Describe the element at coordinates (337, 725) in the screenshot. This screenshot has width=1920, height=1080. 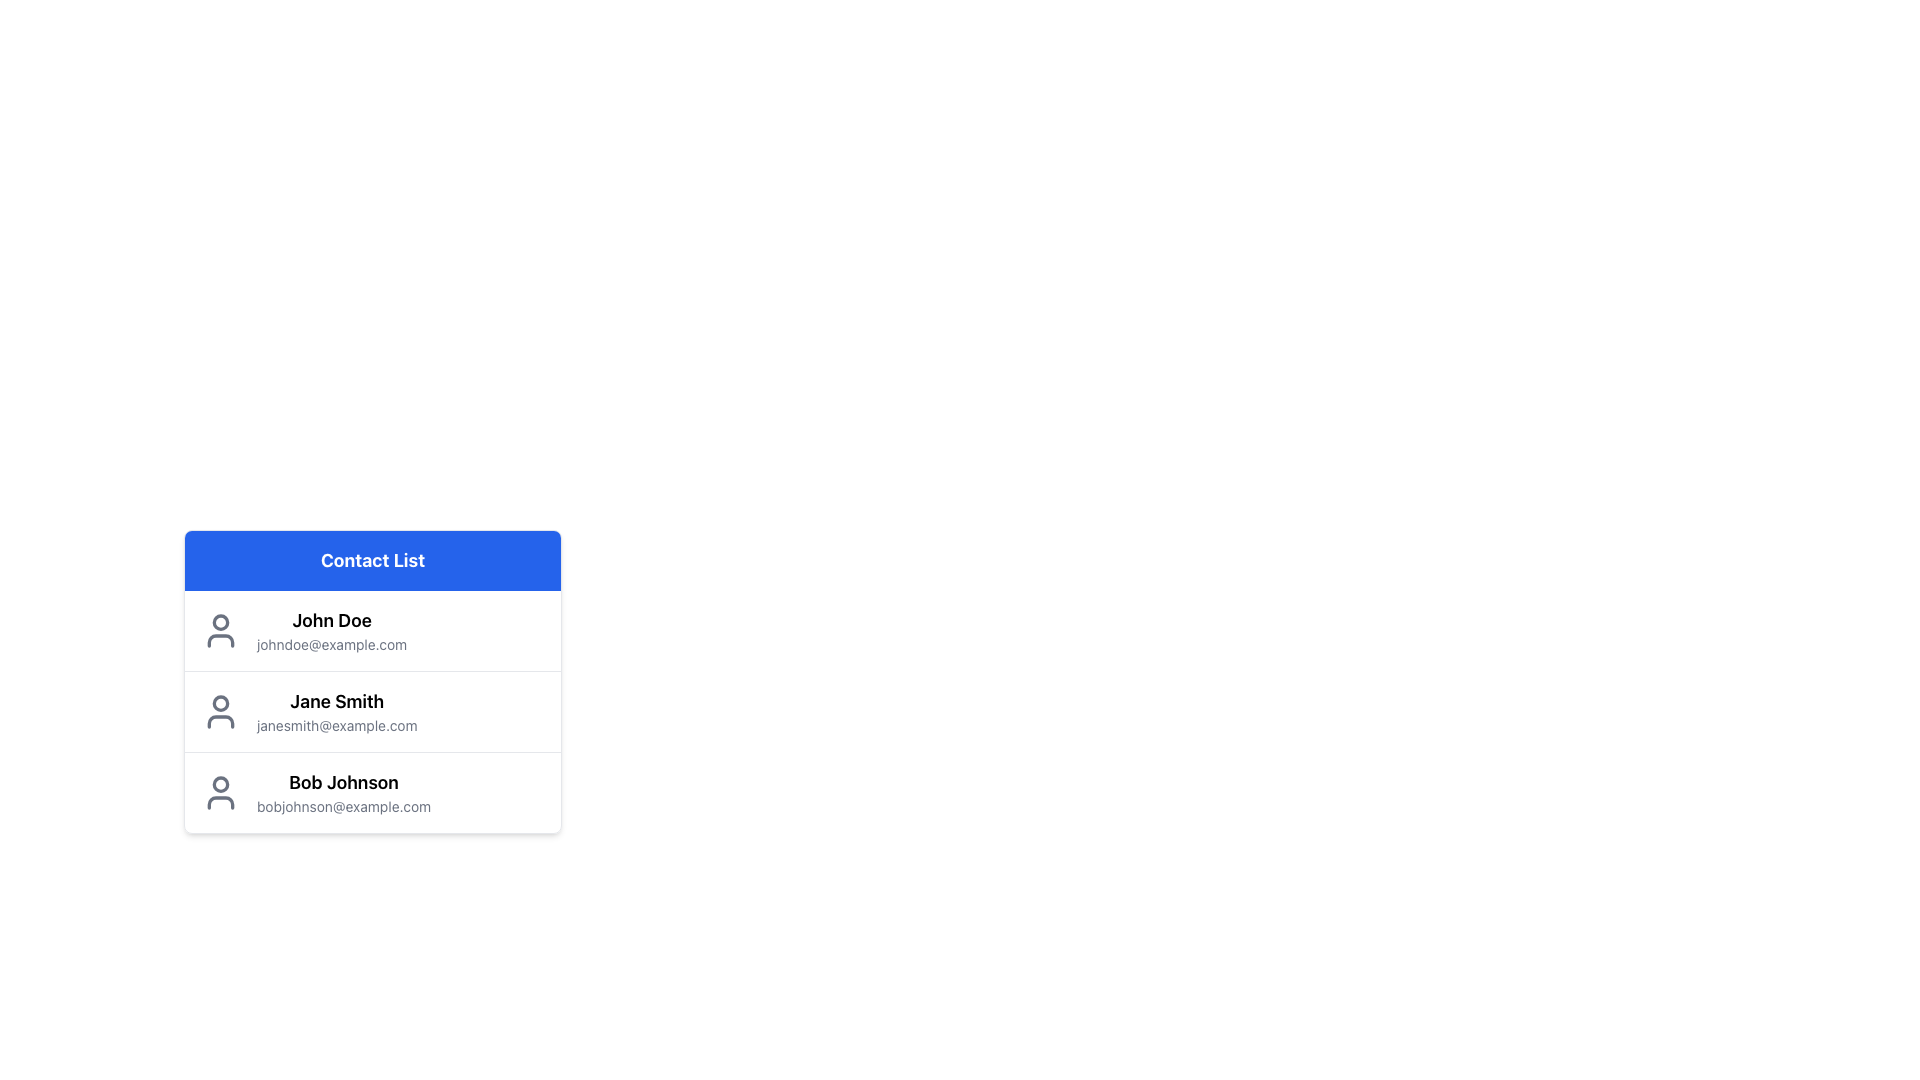
I see `the text displaying the email address associated with the contact named 'Jane Smith', positioned below the contact name and next to the avatar icon` at that location.